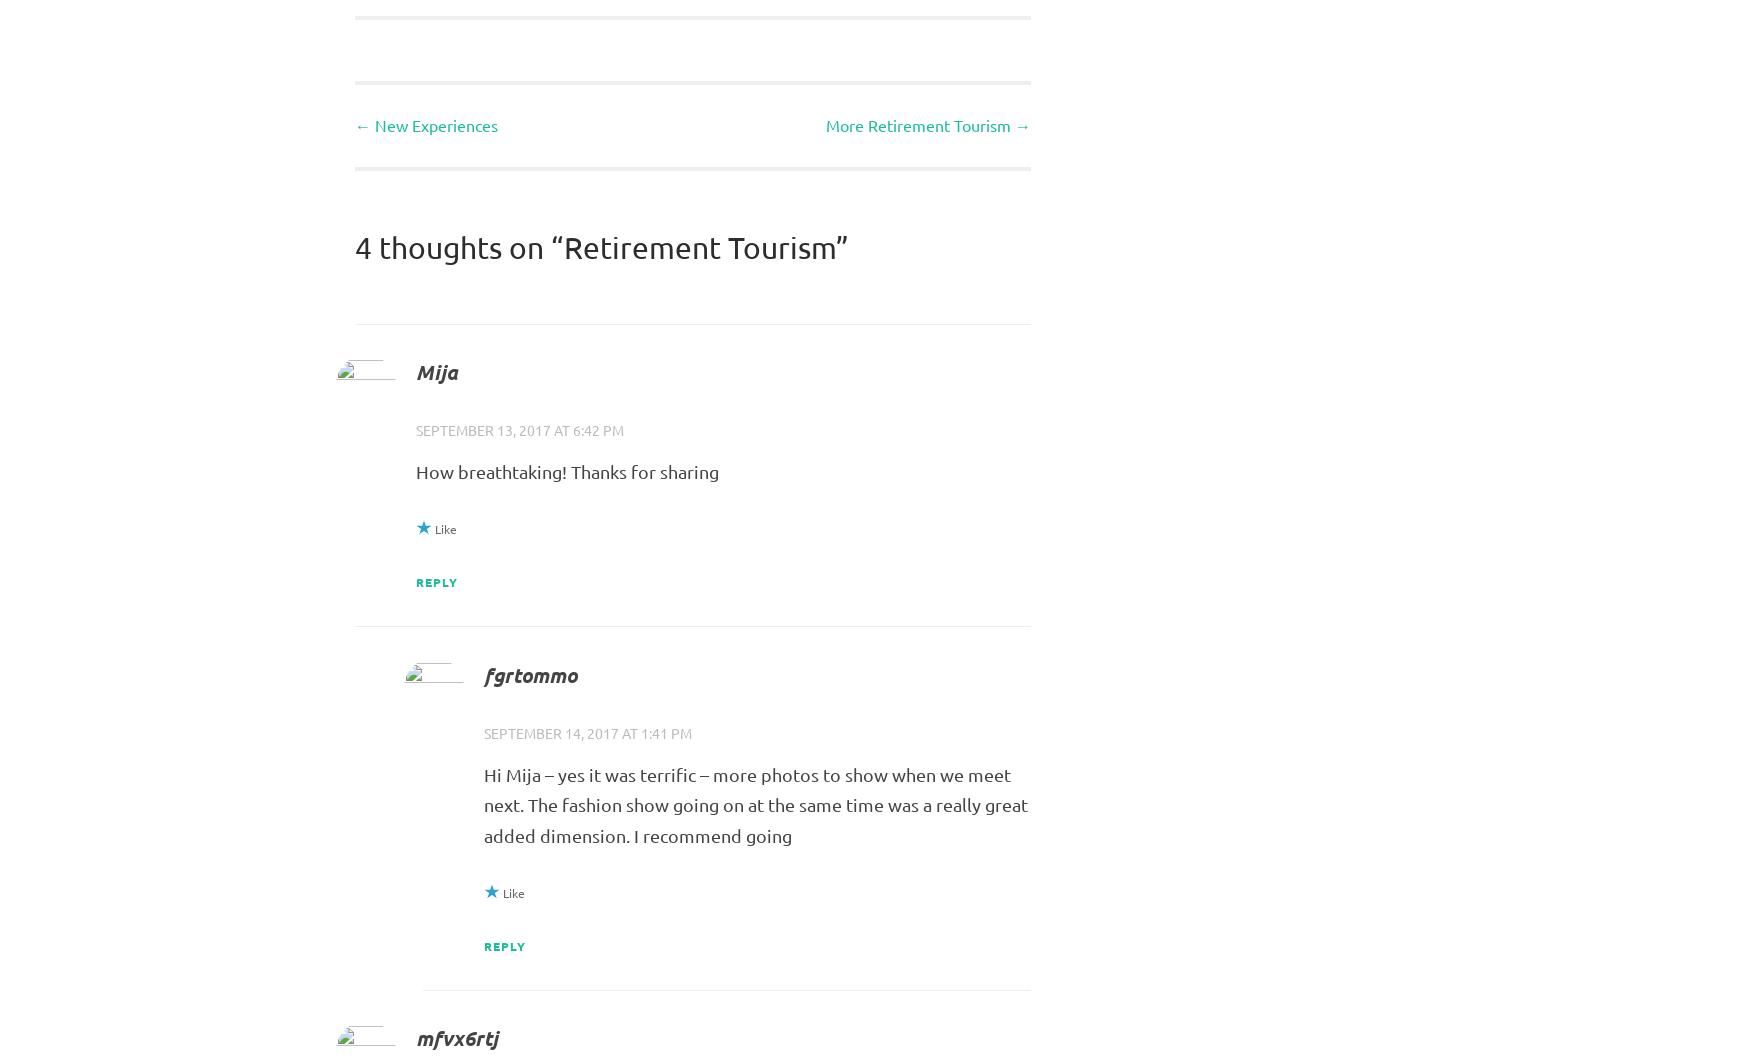 Image resolution: width=1750 pixels, height=1058 pixels. I want to click on 'Mija', so click(435, 371).